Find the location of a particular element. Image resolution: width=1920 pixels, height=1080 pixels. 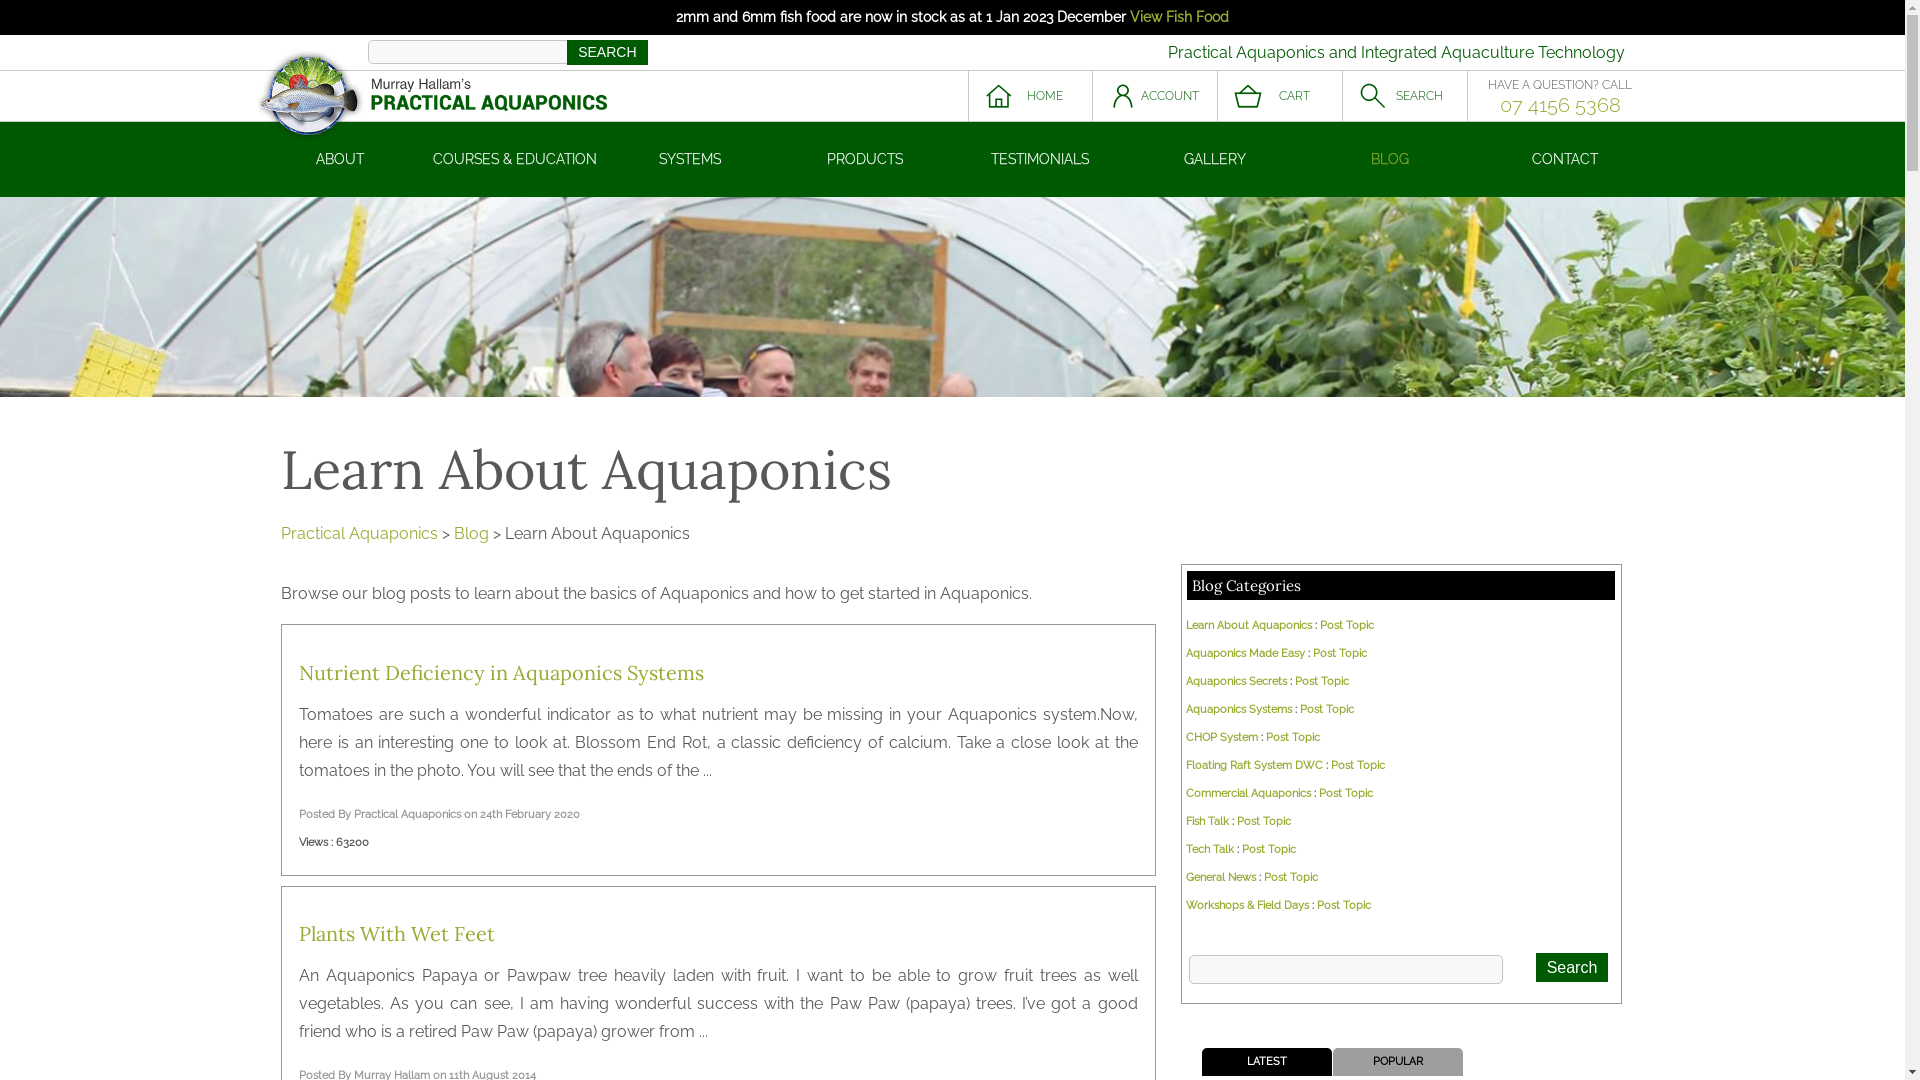

'Post Topic' is located at coordinates (1316, 905).